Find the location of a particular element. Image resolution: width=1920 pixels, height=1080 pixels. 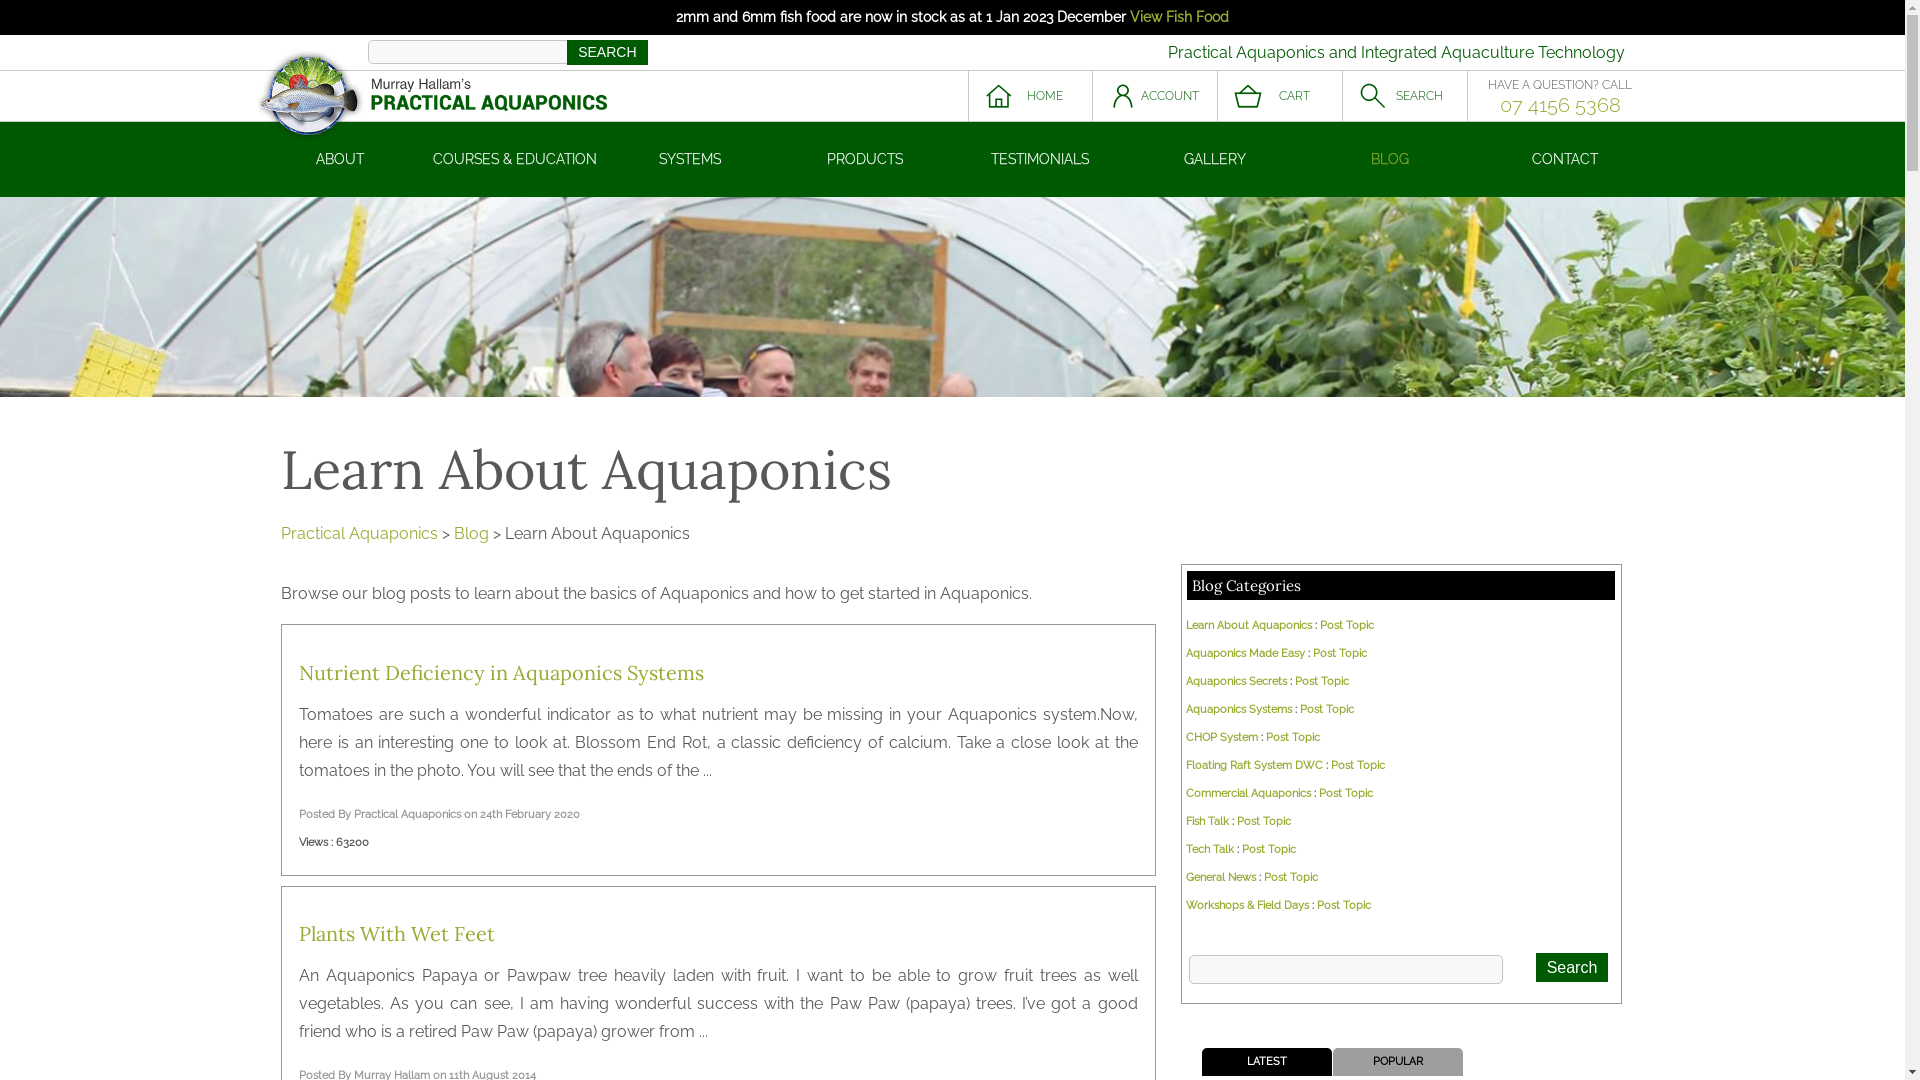

'Post Topic' is located at coordinates (1316, 905).